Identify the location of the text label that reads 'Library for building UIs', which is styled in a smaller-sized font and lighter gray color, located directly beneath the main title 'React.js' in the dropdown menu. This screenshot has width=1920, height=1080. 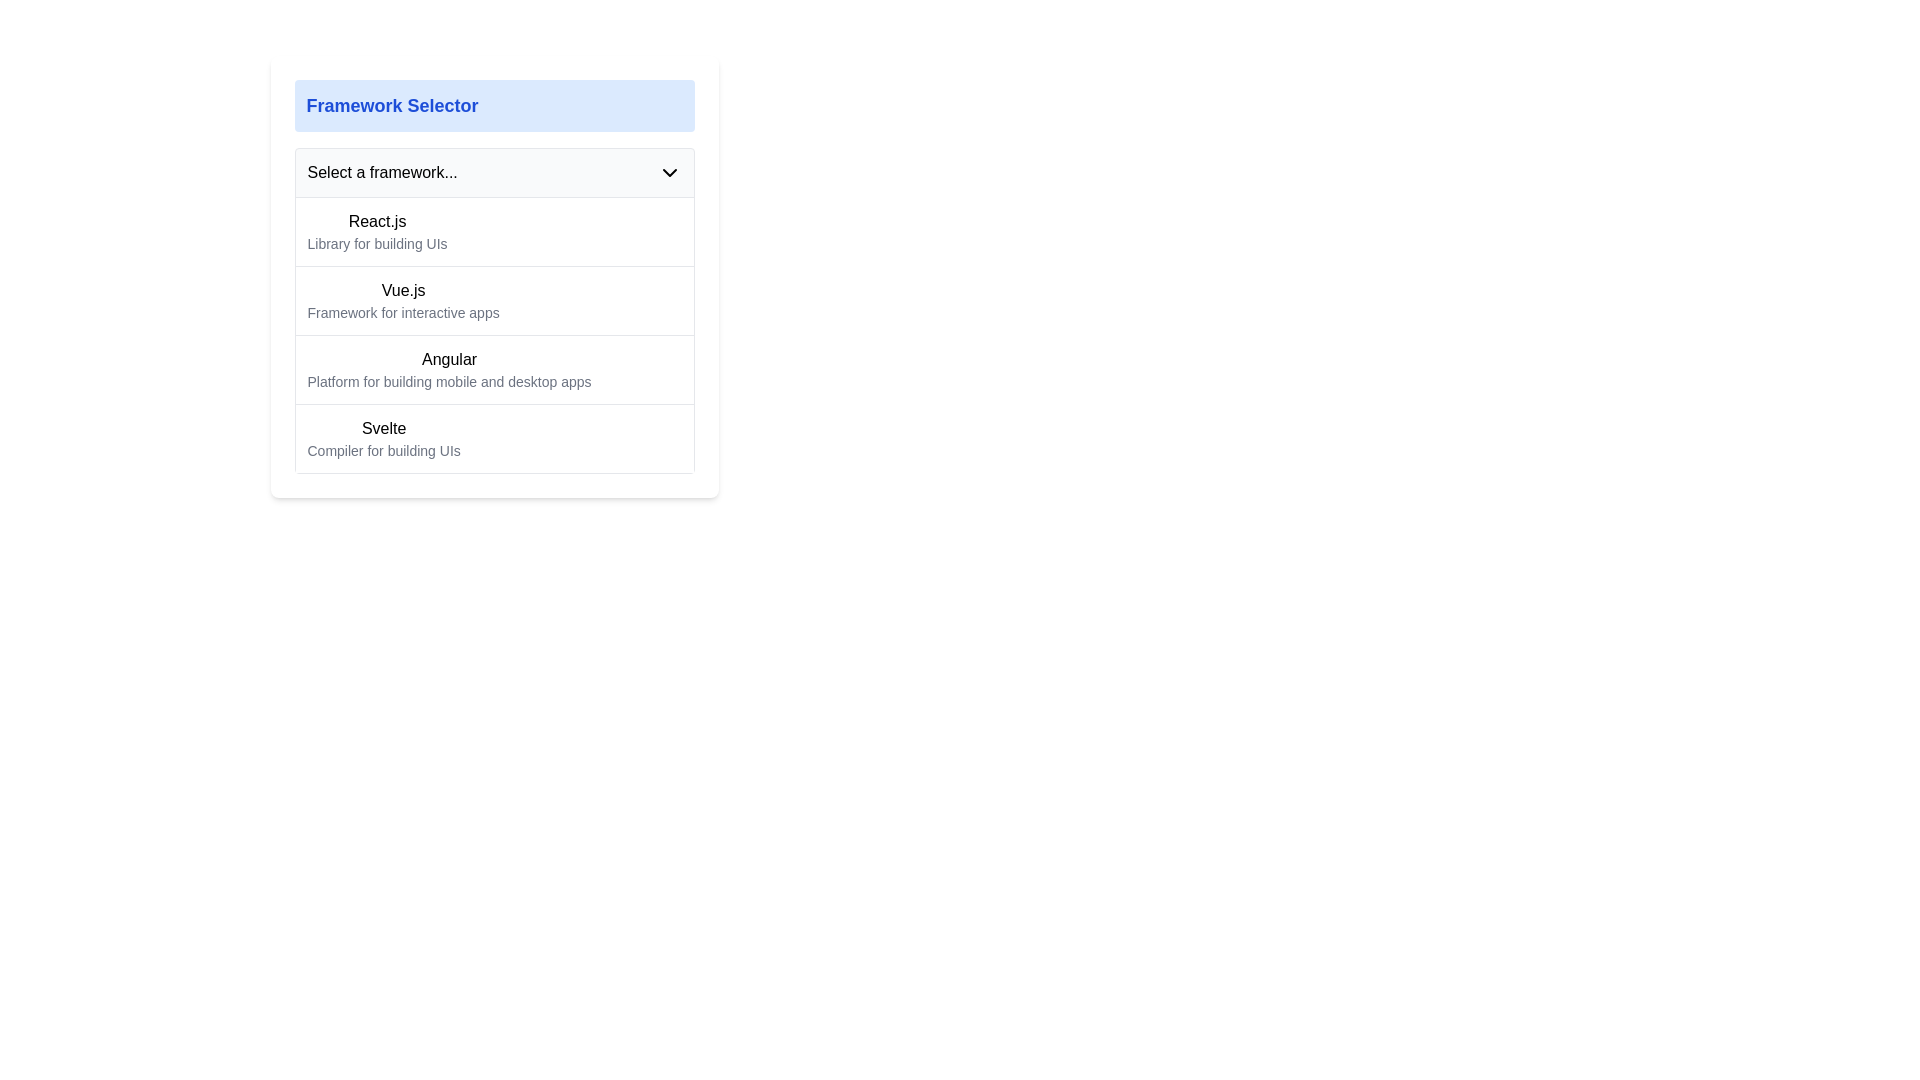
(377, 242).